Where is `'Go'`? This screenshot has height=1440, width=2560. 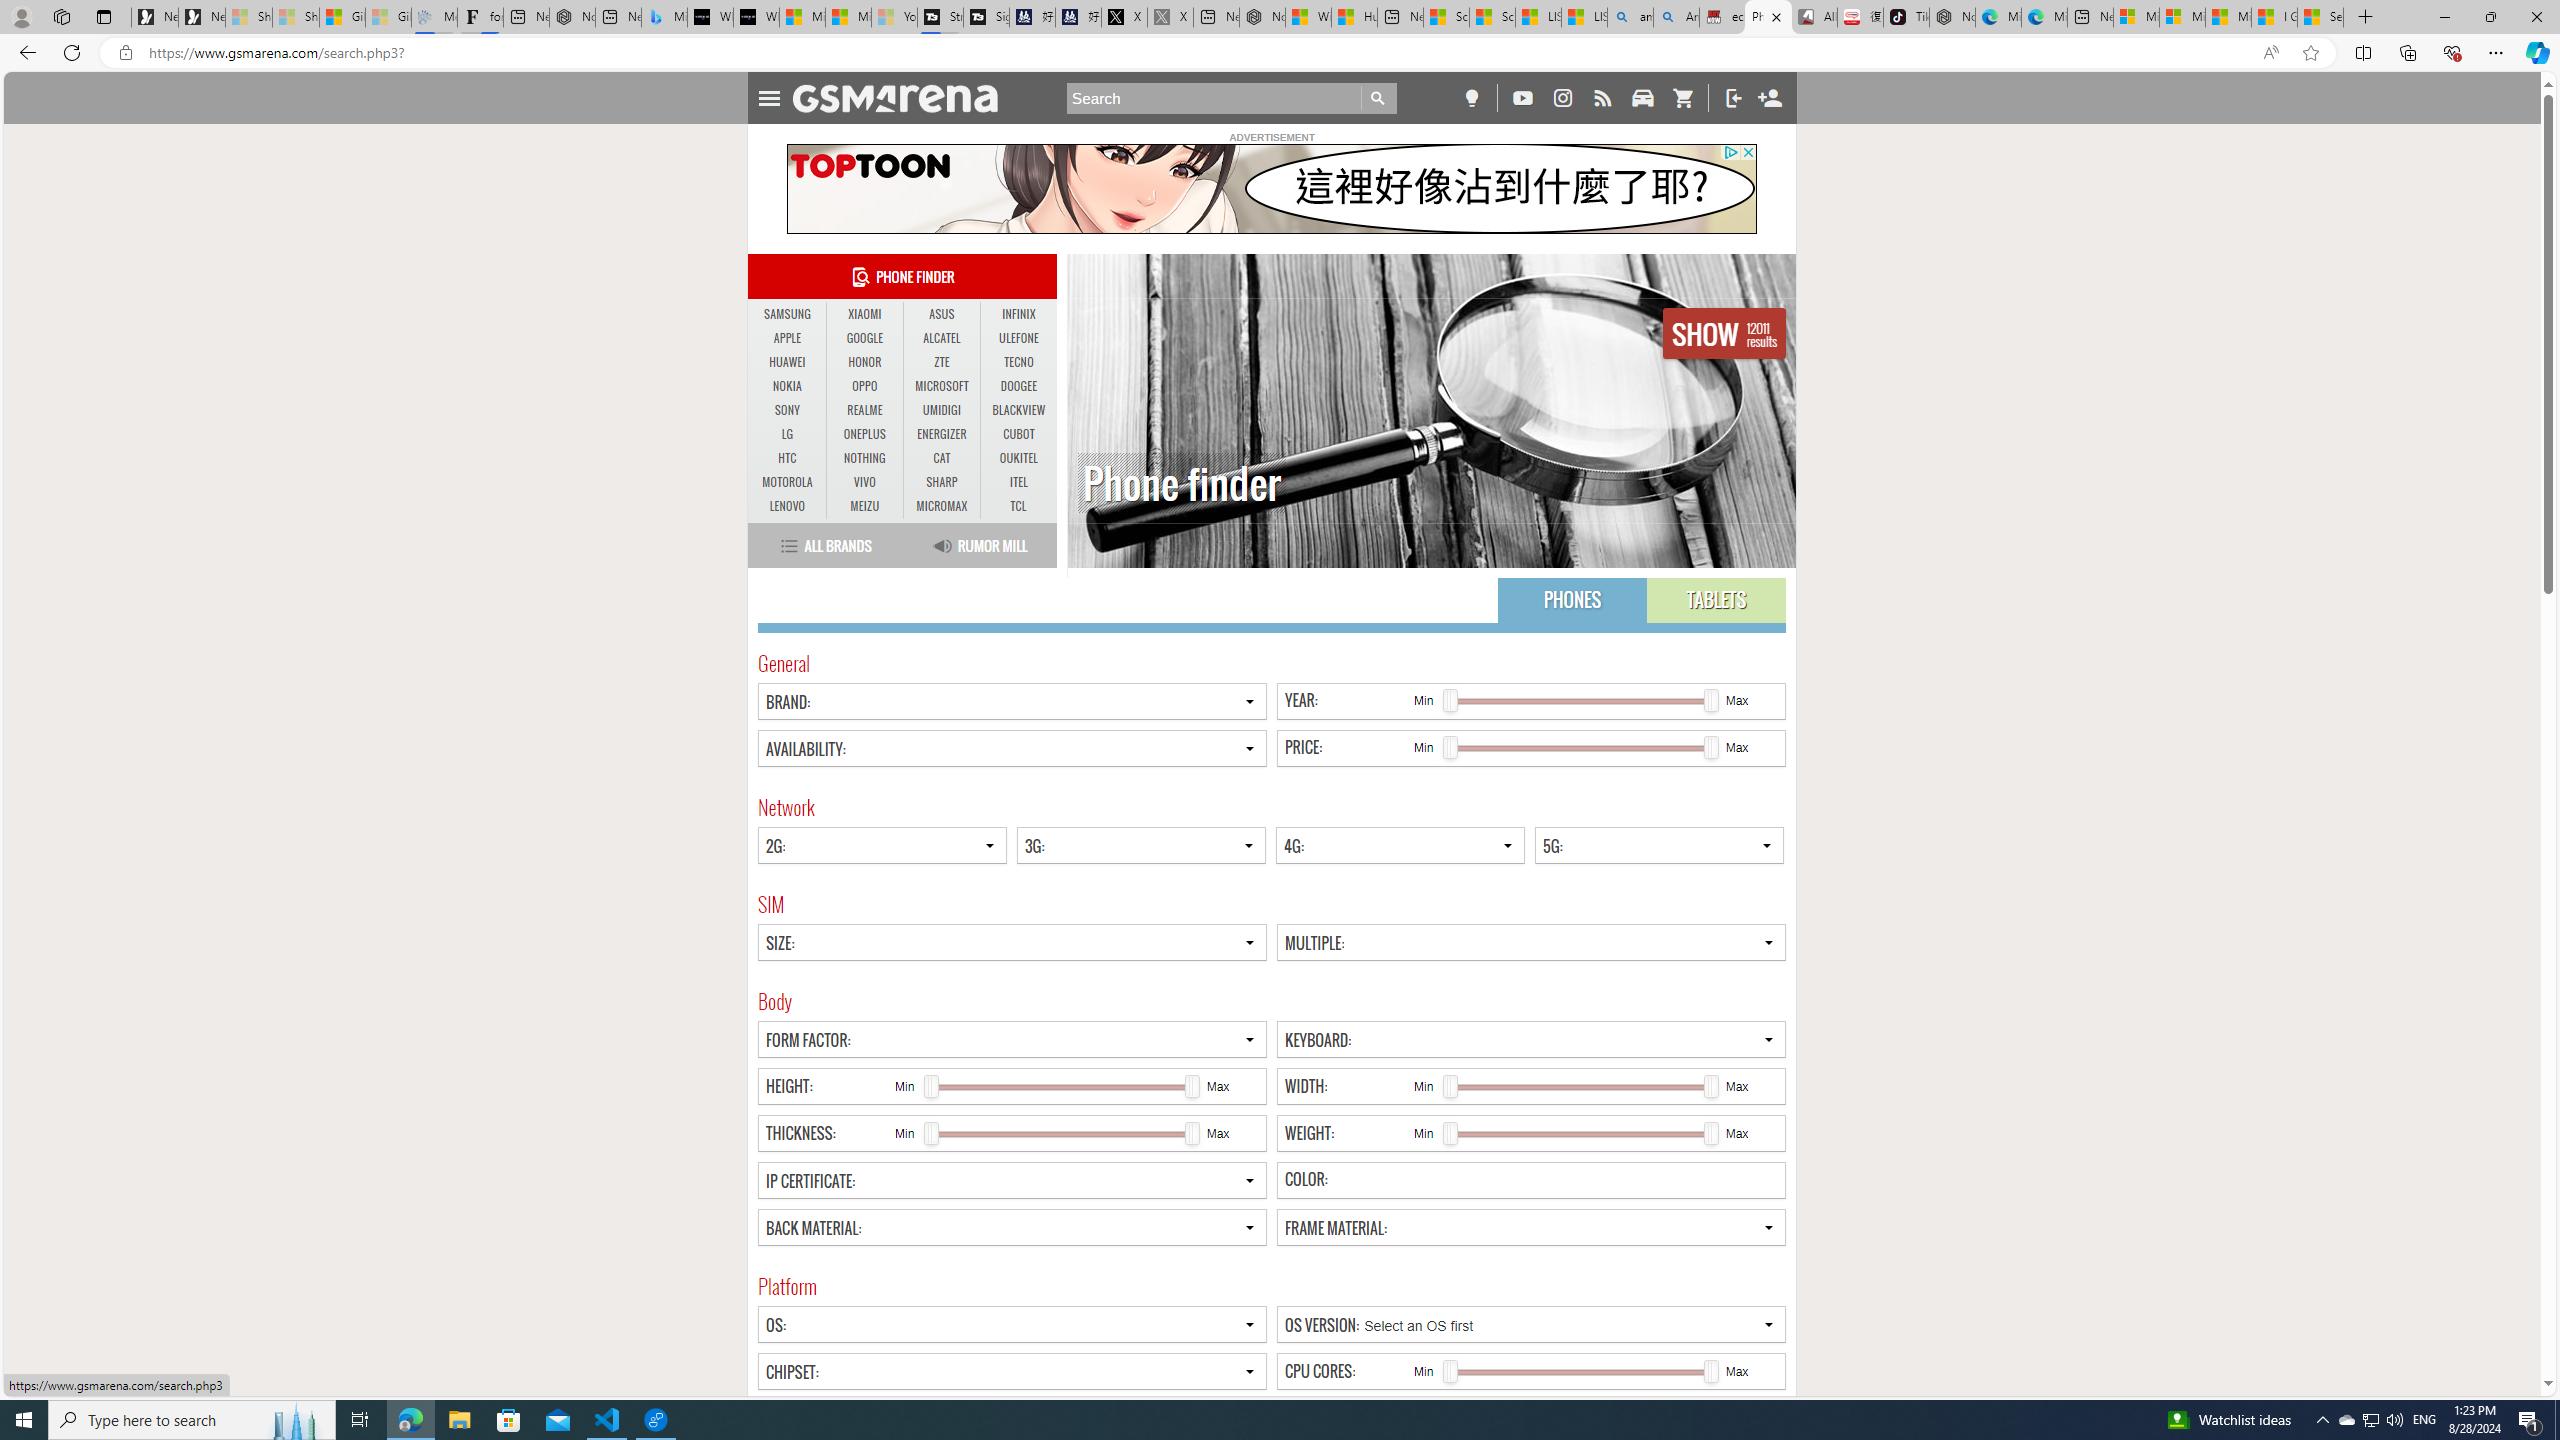 'Go' is located at coordinates (1378, 97).